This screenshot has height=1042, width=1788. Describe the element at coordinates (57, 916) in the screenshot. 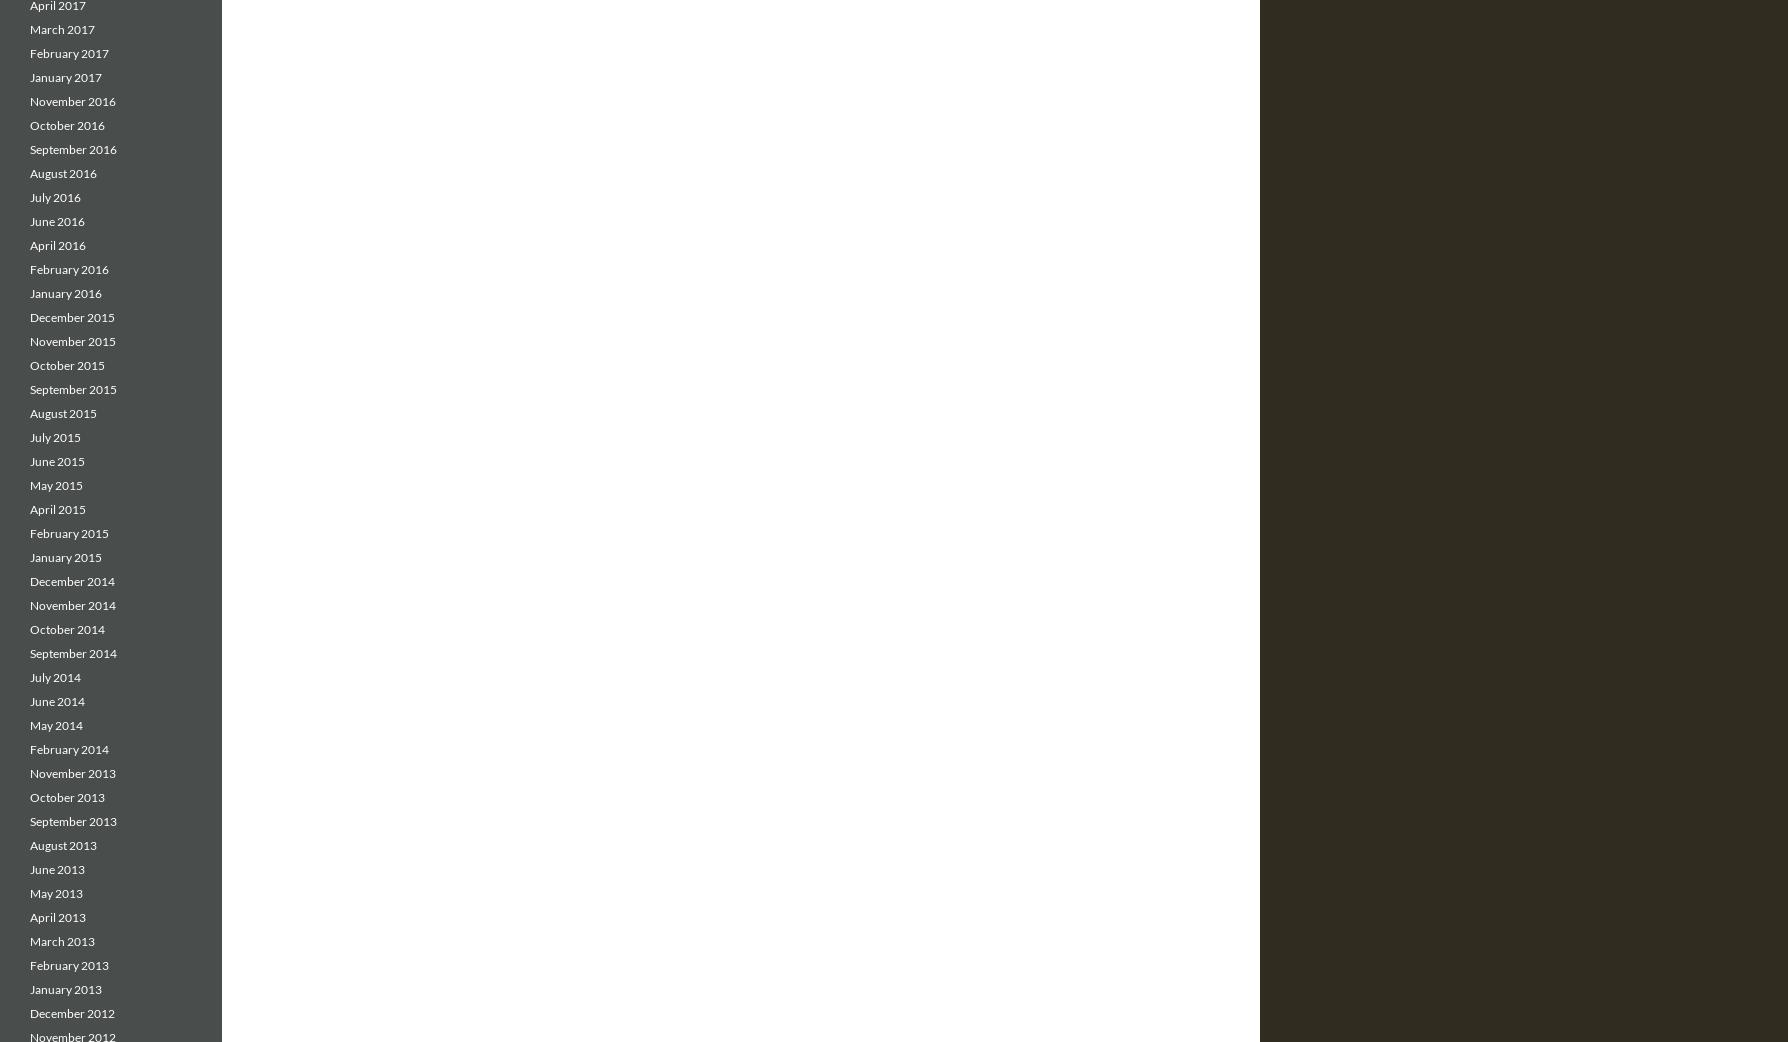

I see `'April 2013'` at that location.